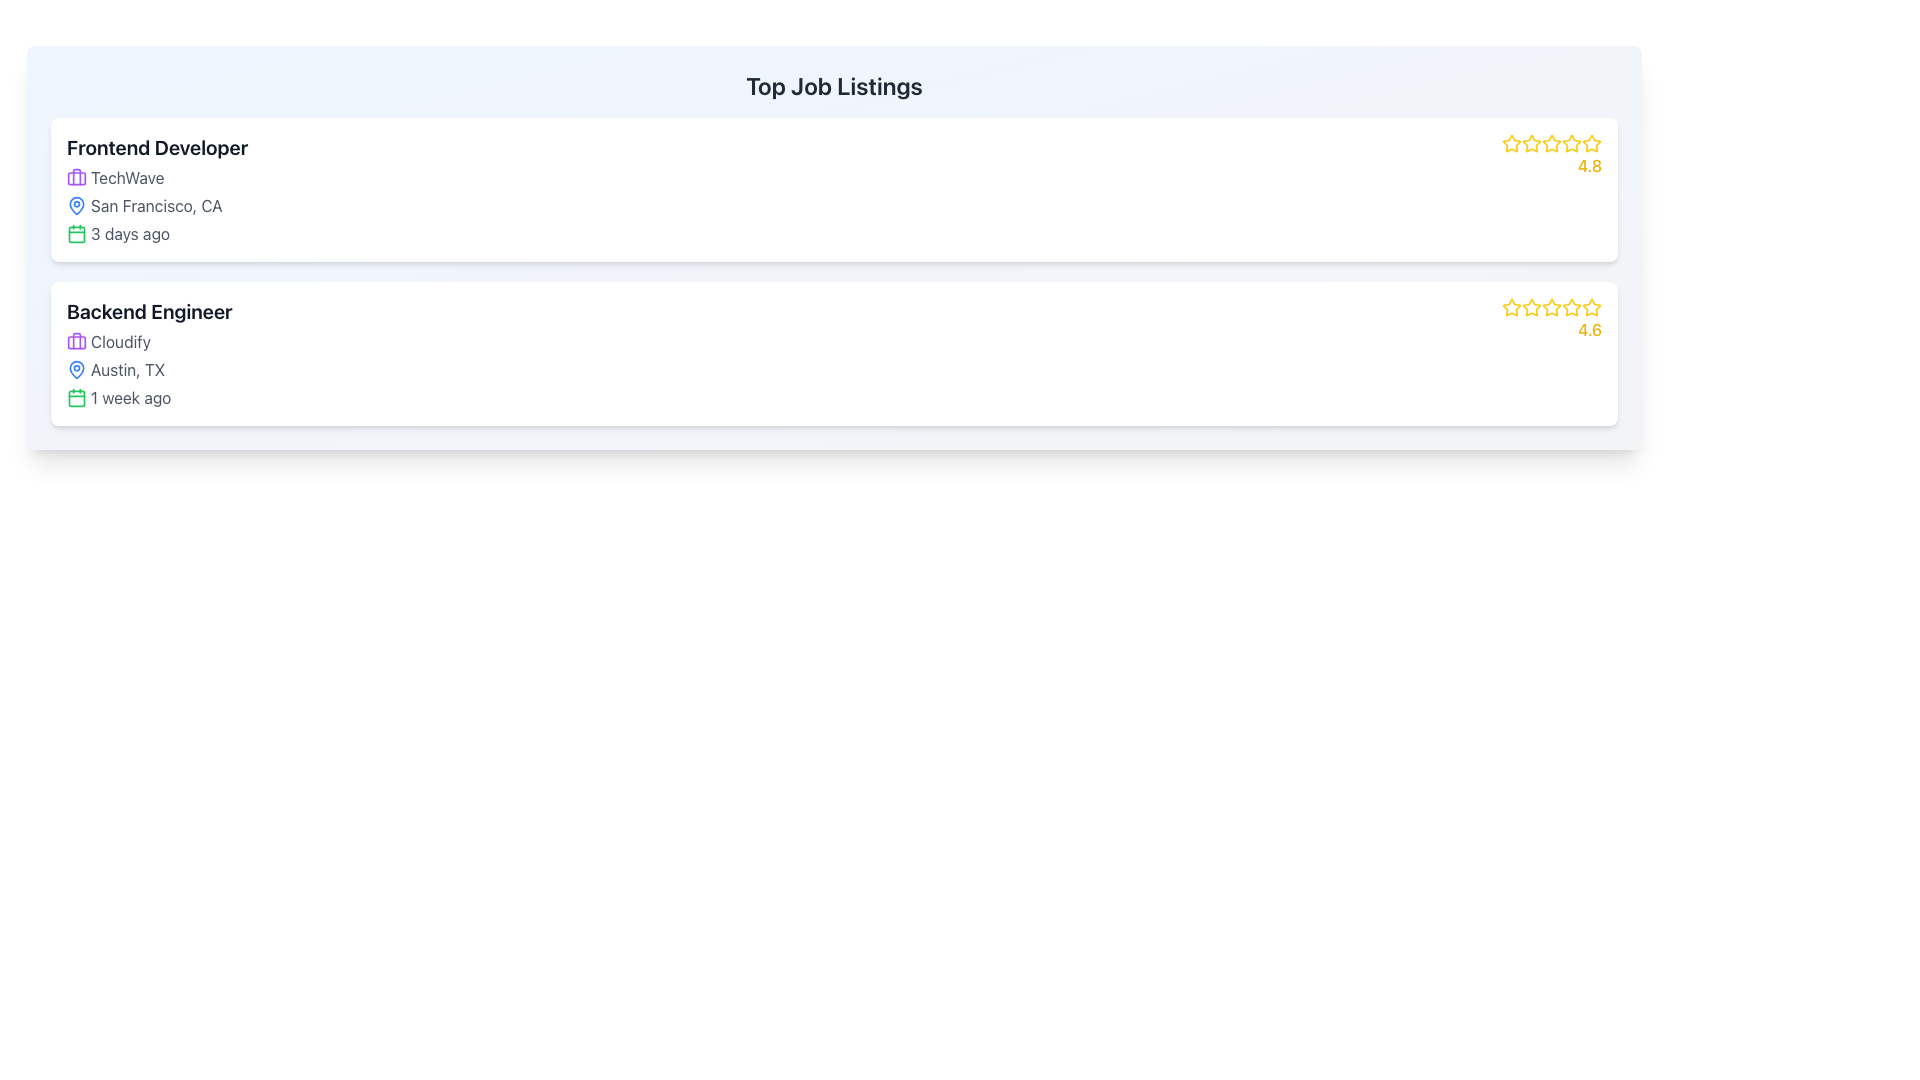 Image resolution: width=1920 pixels, height=1080 pixels. What do you see at coordinates (76, 397) in the screenshot?
I see `the green rounded rectangle SVG icon that resembles a calendar, which is part of the top job entry in the list of job postings` at bounding box center [76, 397].